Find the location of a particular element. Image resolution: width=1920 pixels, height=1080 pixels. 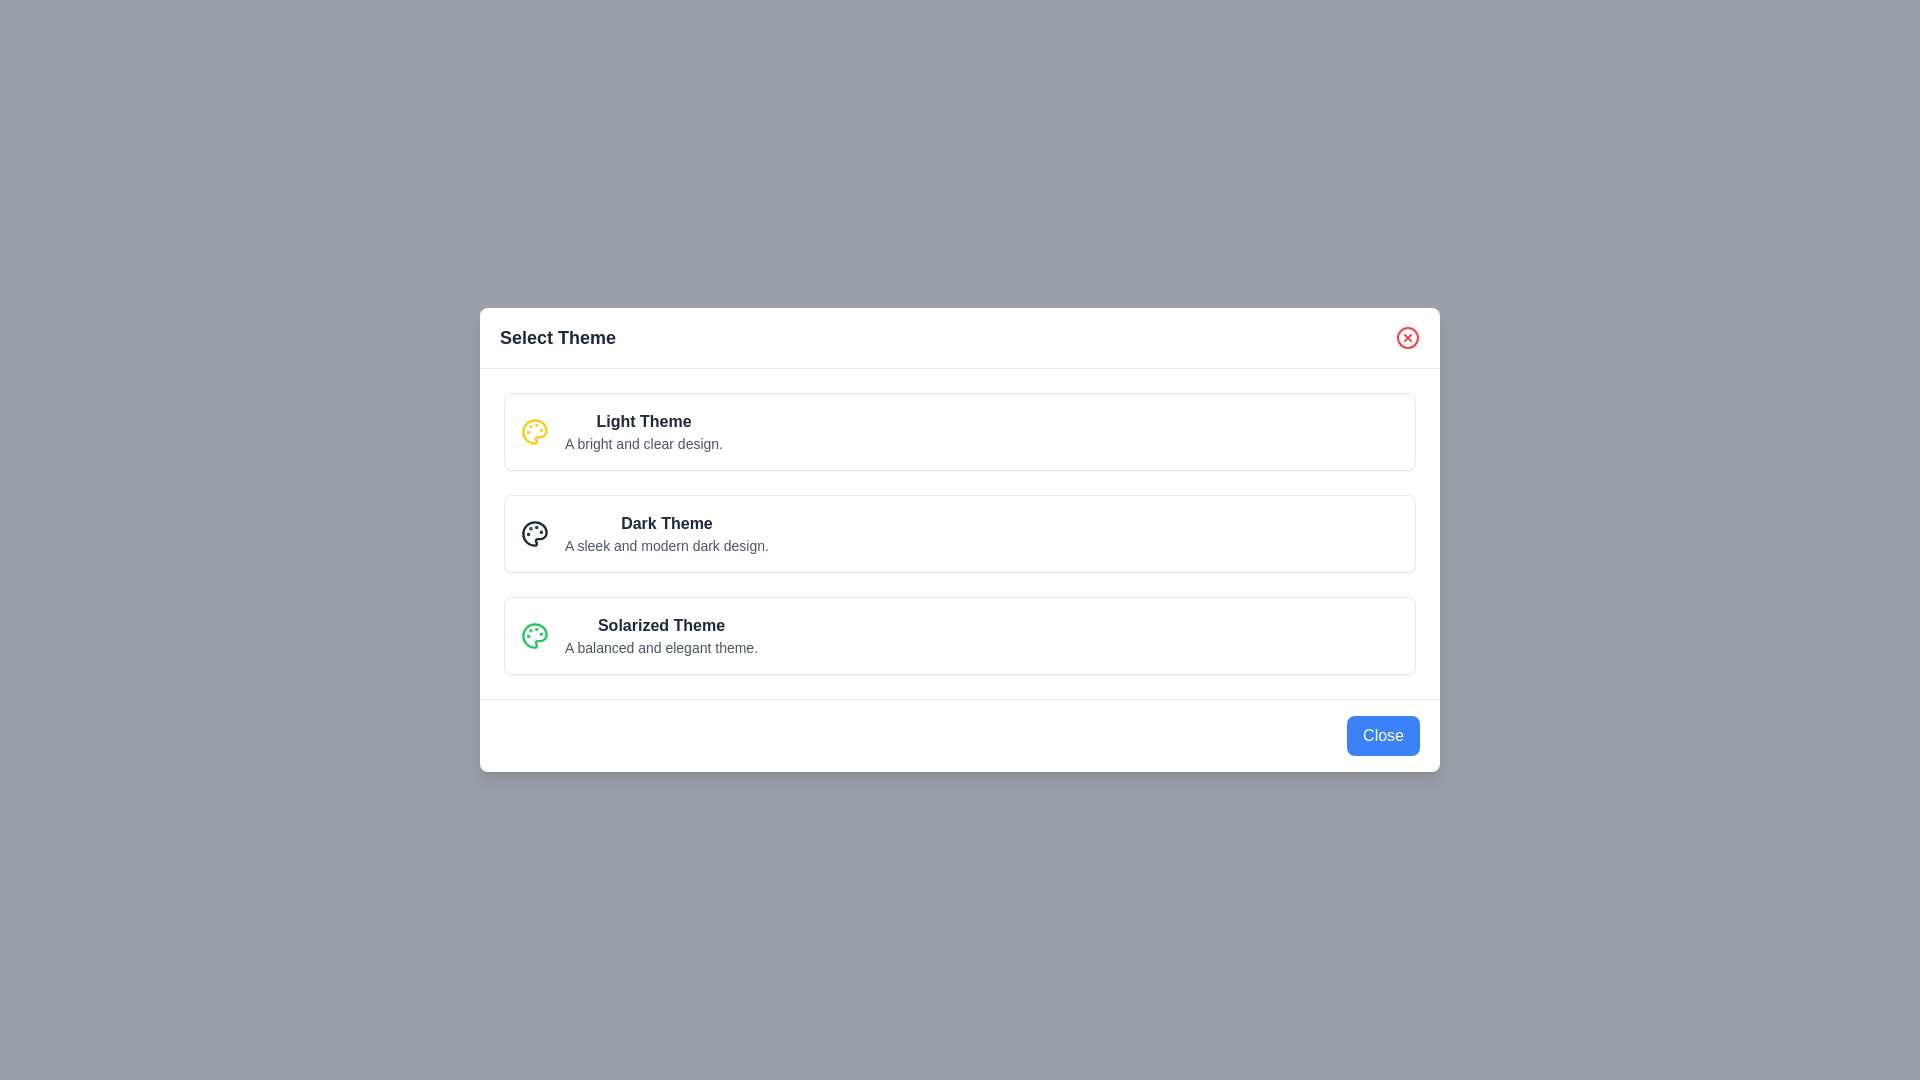

the icon for the theme Dark Theme is located at coordinates (534, 532).